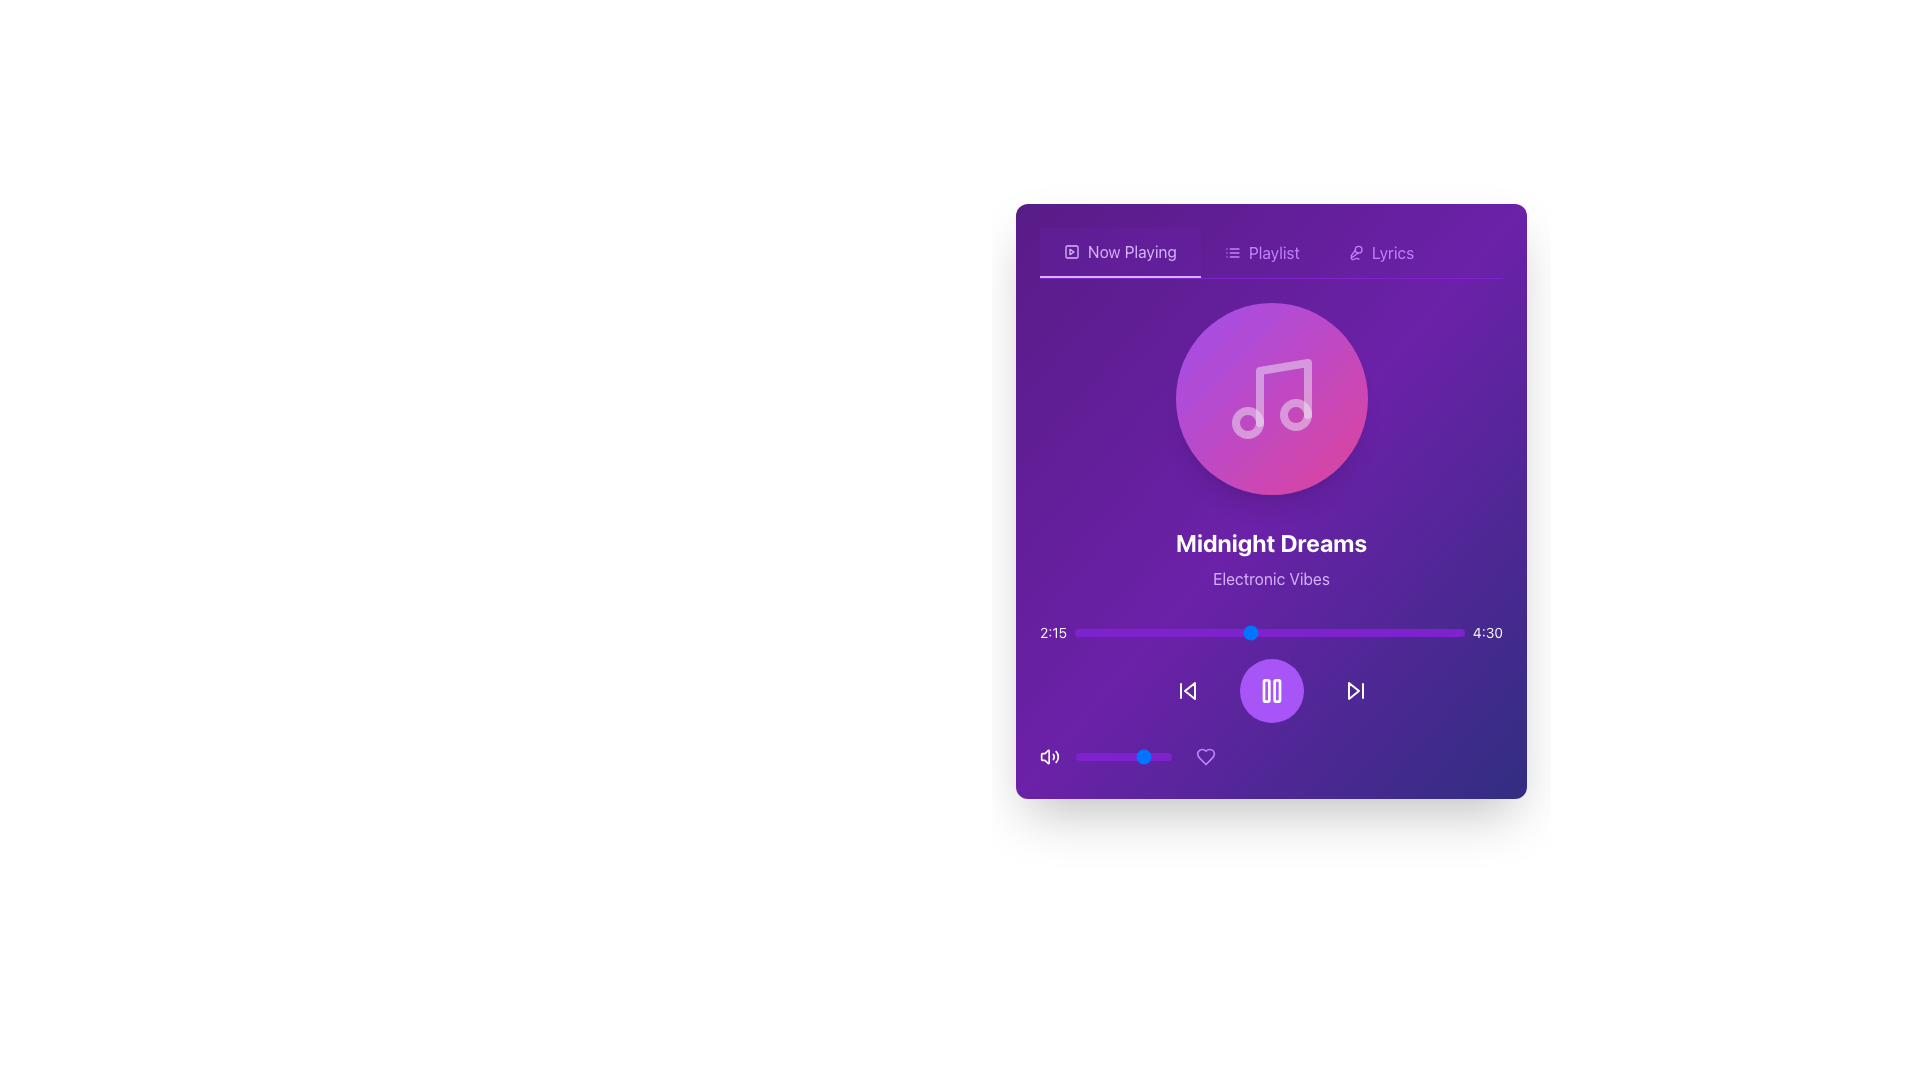 The image size is (1920, 1080). I want to click on the text element titled 'Midnight Dreams' with the subtitle 'Electronic Vibes' located centrally under the circular icon within the purple-themed card interface, so click(1270, 538).